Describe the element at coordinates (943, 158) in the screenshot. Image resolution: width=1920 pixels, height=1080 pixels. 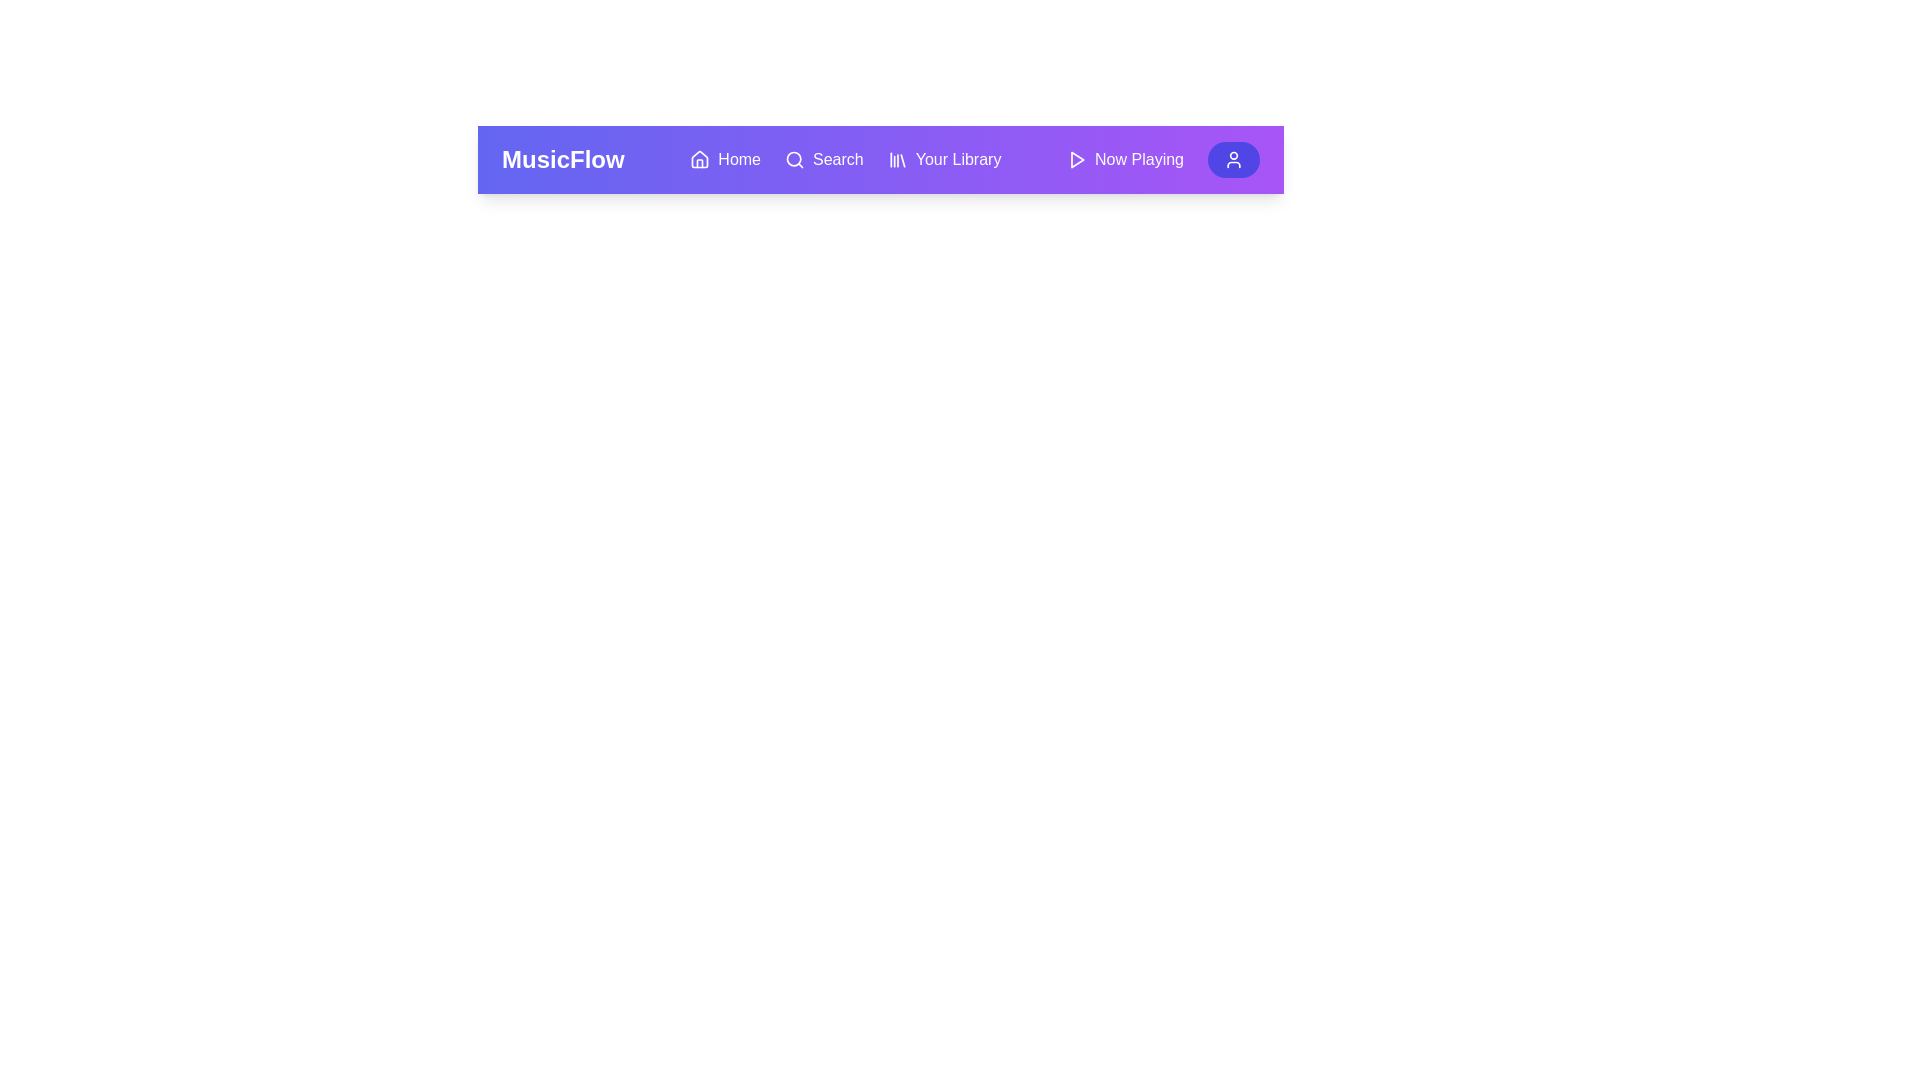
I see `the Your Library button to observe its hover effect` at that location.